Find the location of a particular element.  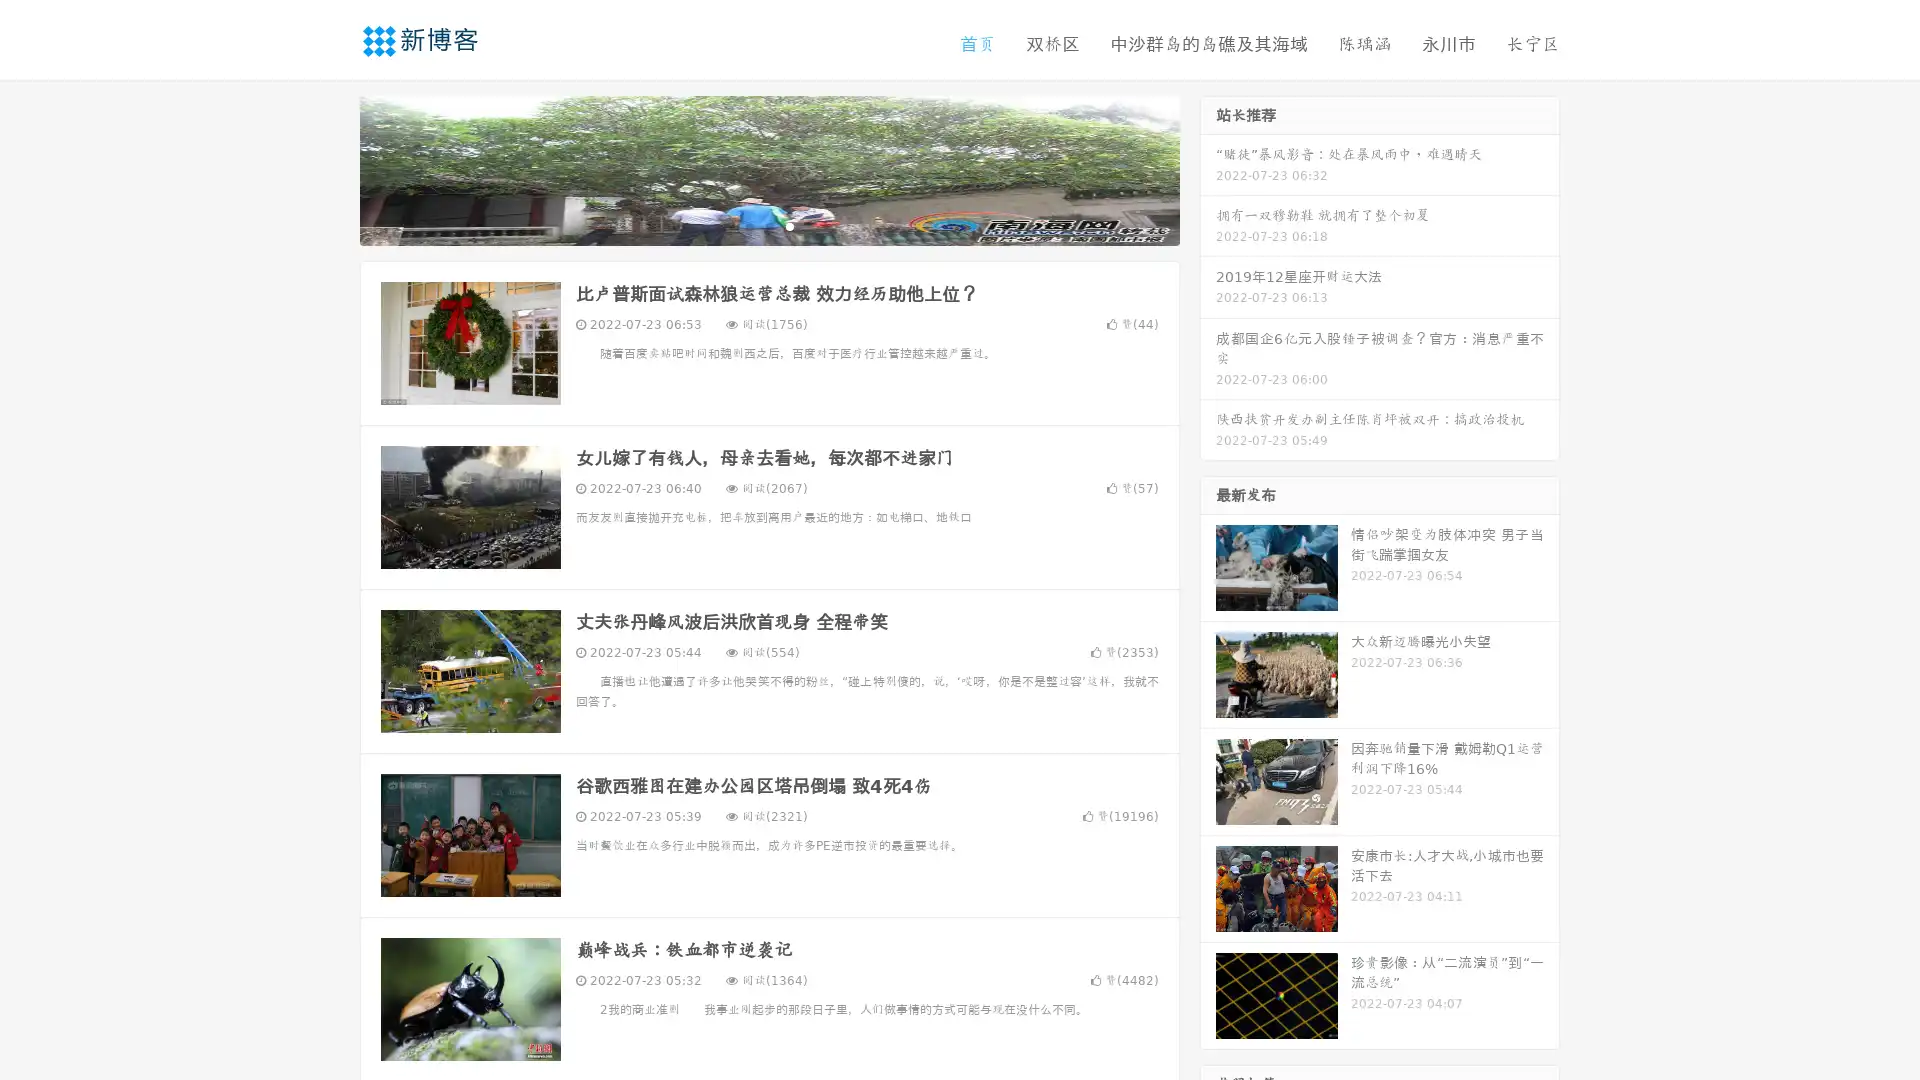

Next slide is located at coordinates (1208, 168).